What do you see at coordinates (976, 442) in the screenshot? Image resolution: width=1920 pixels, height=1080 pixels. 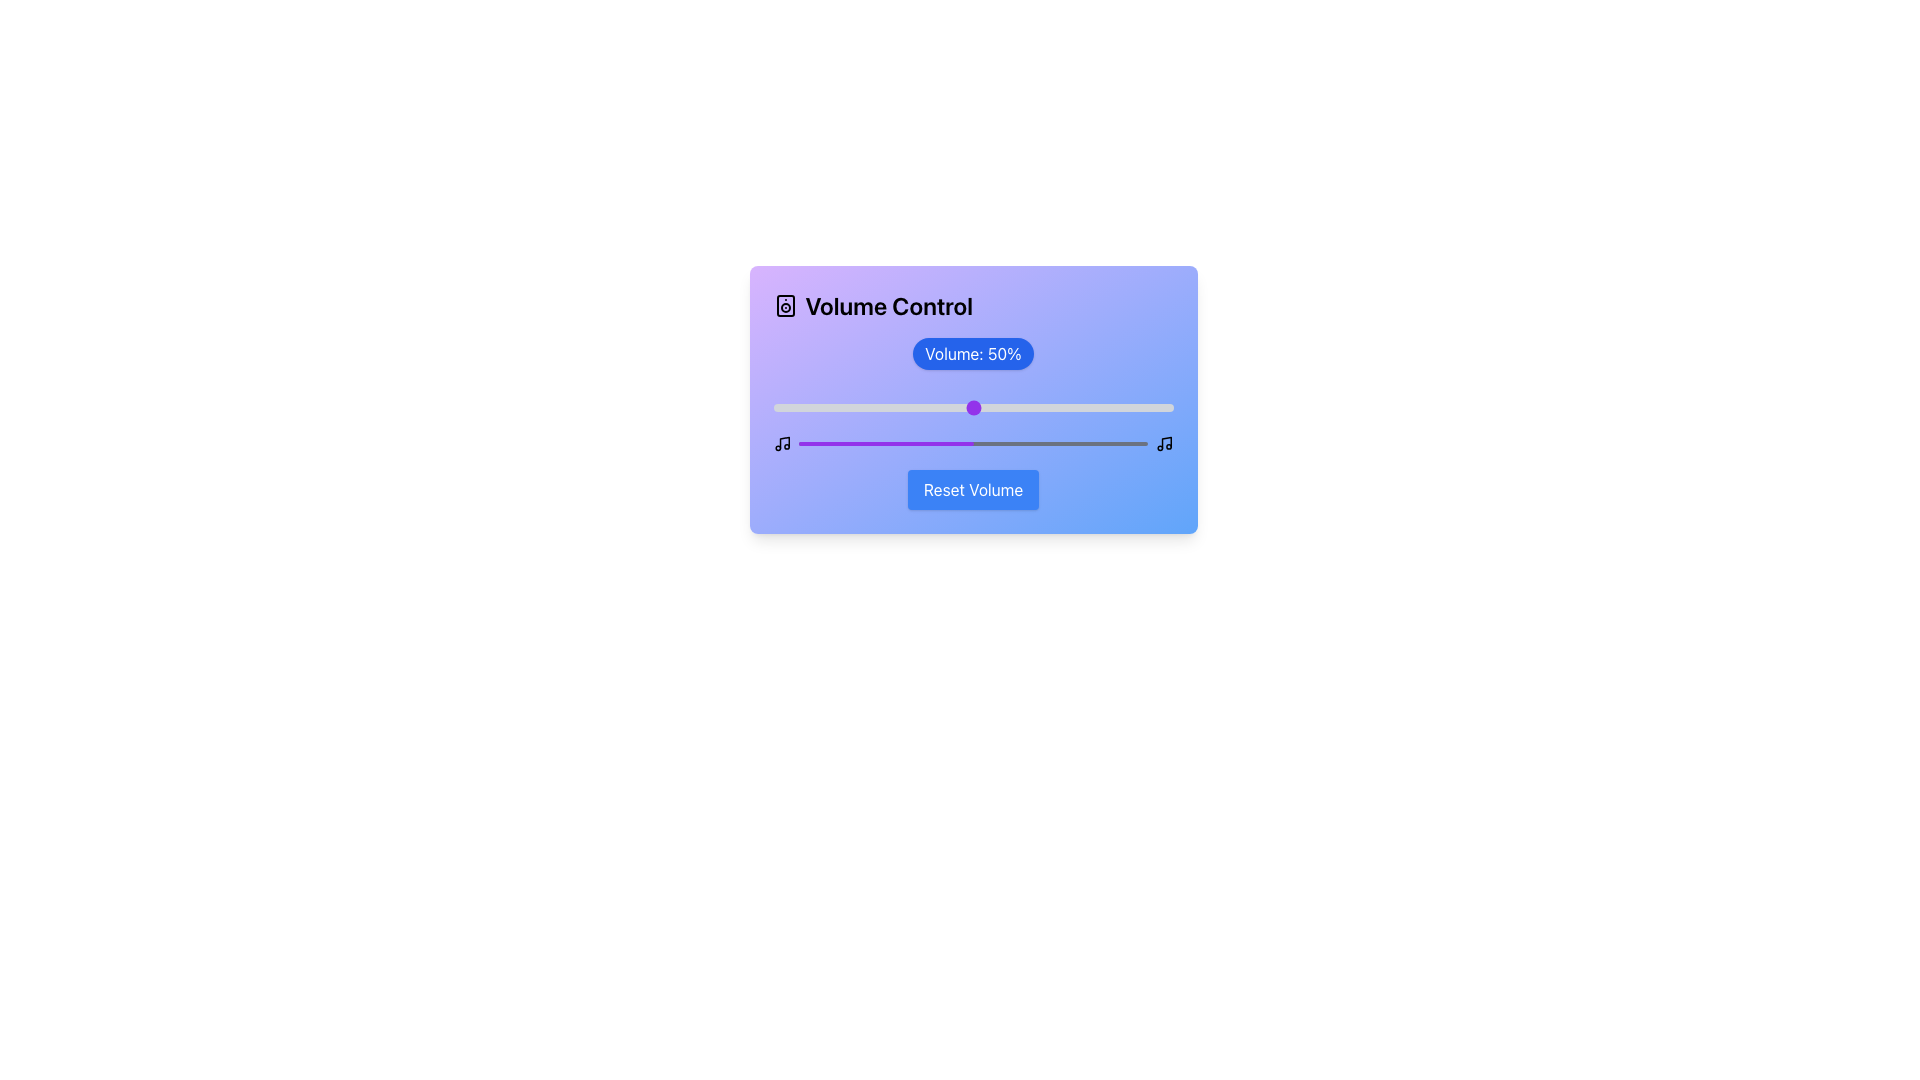 I see `the volume` at bounding box center [976, 442].